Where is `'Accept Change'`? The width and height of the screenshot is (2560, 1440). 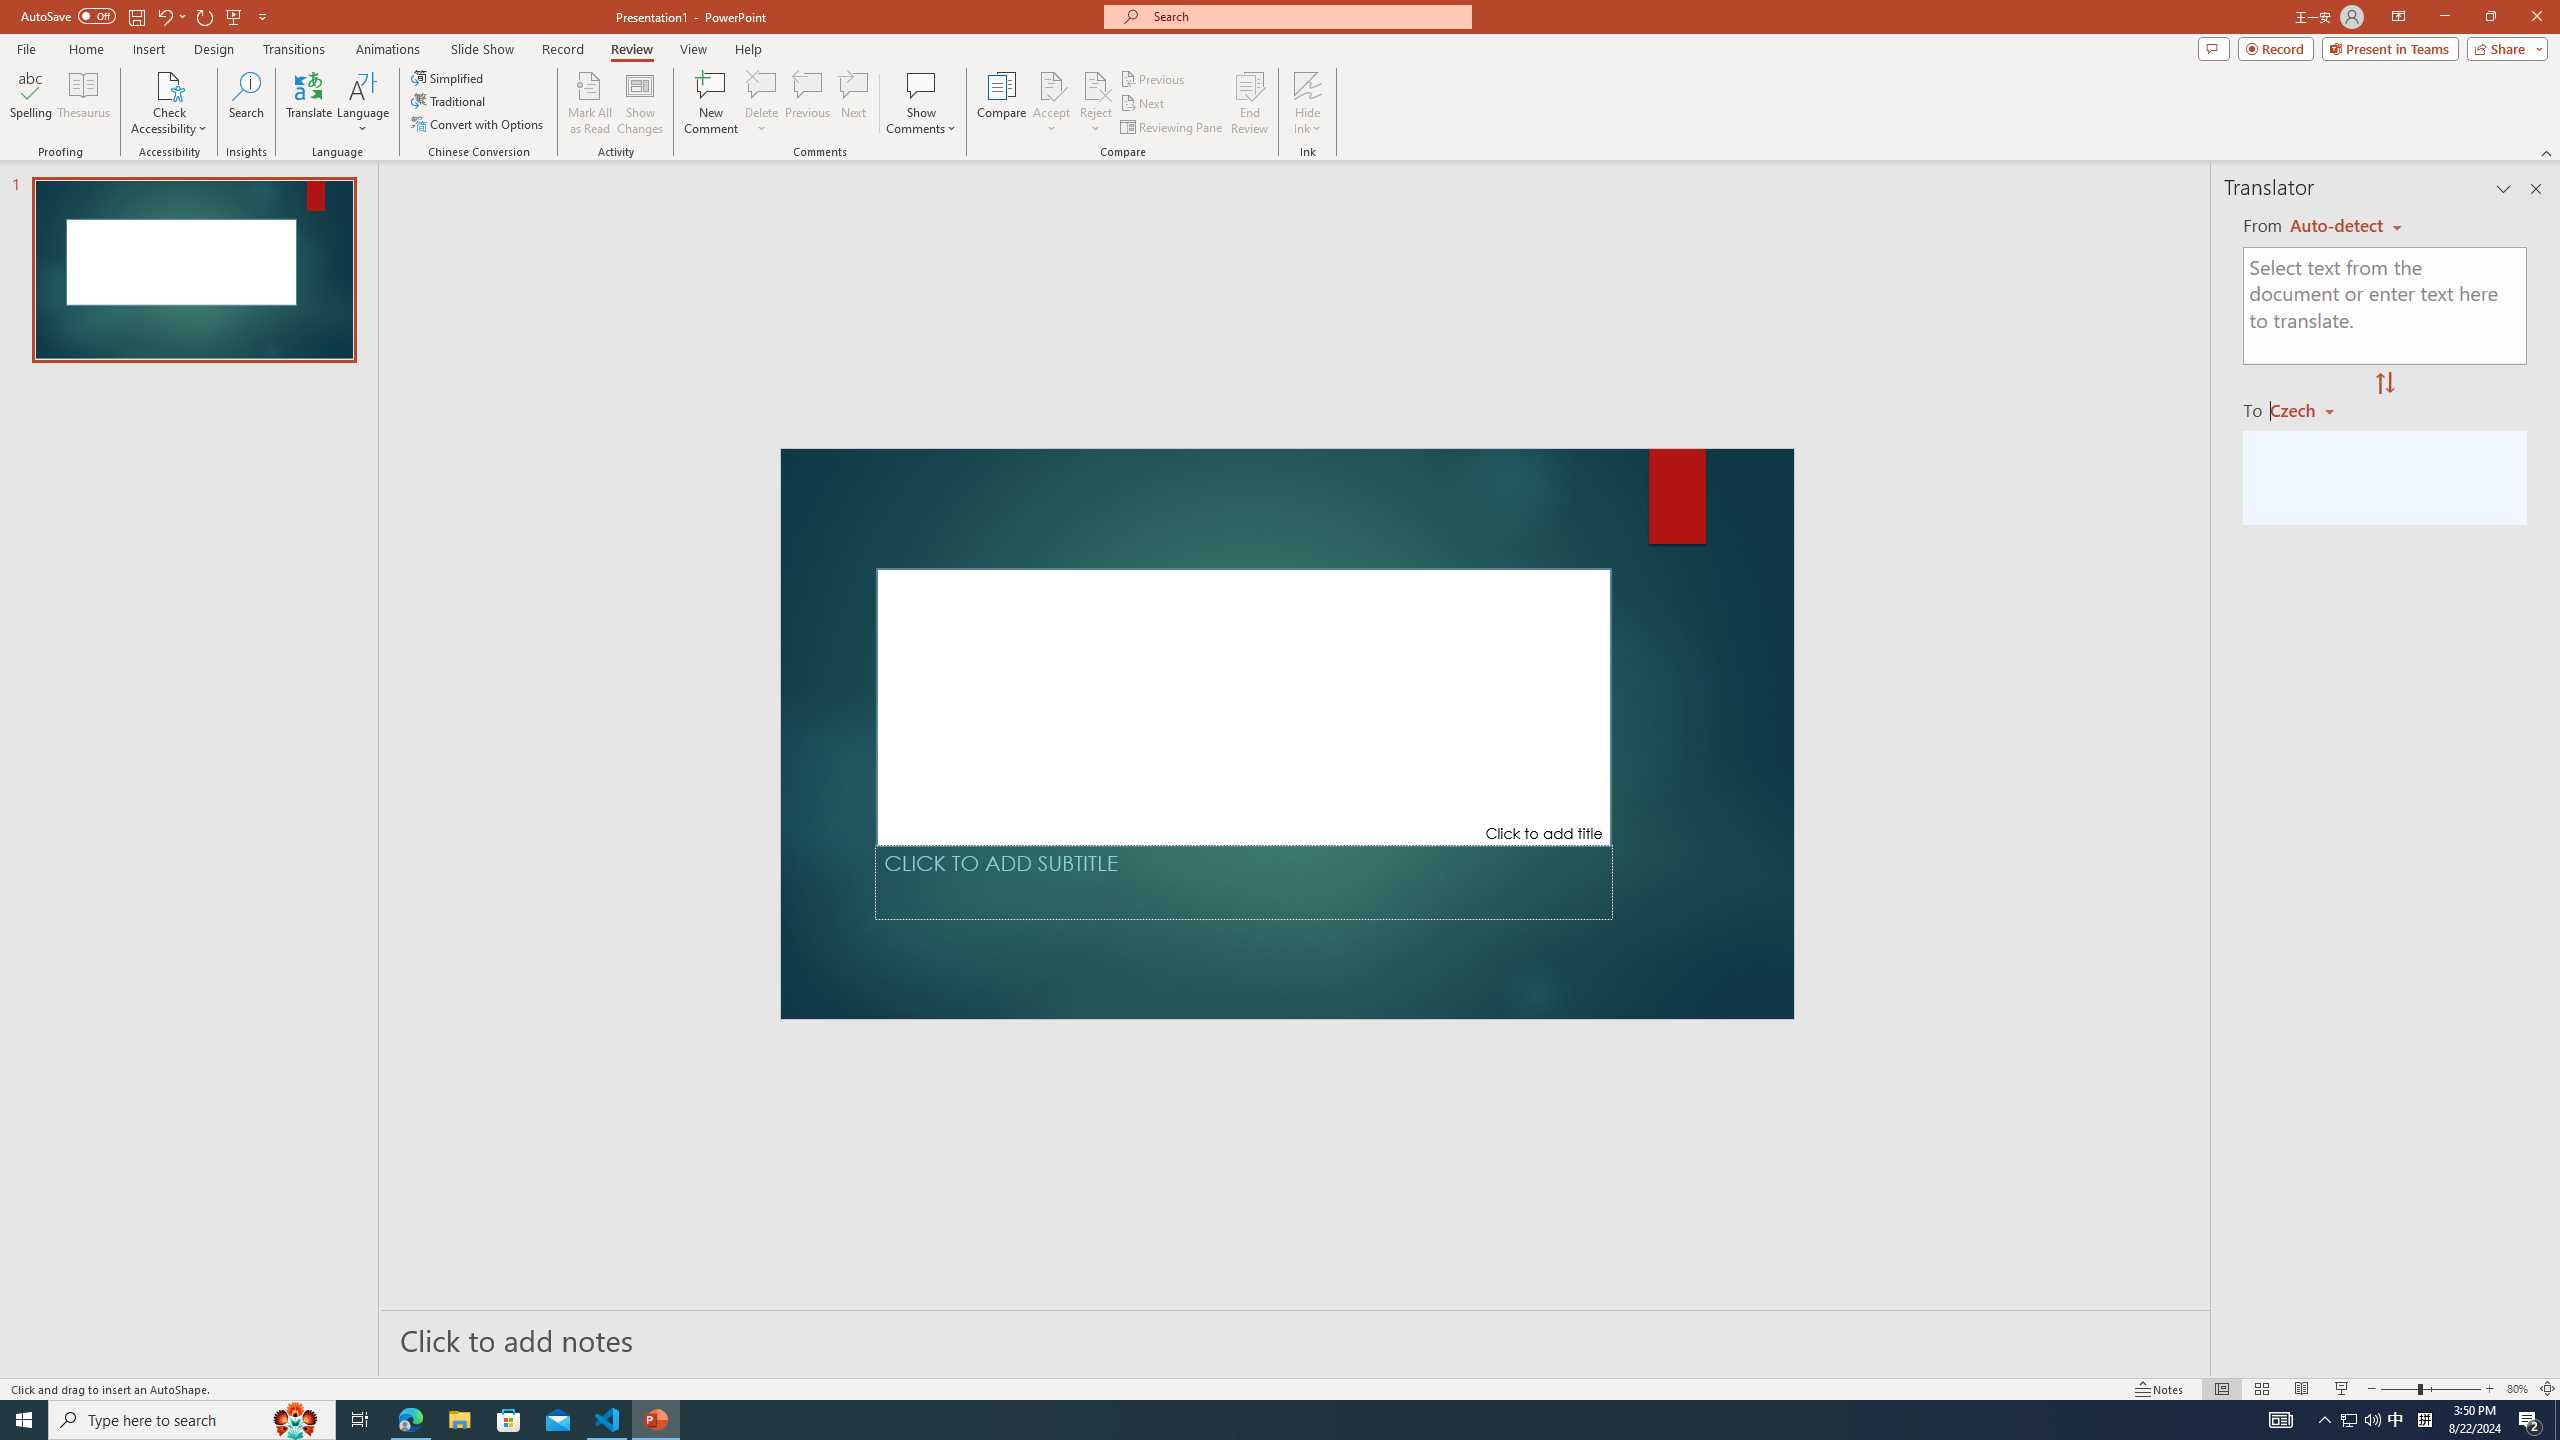 'Accept Change' is located at coordinates (1051, 84).